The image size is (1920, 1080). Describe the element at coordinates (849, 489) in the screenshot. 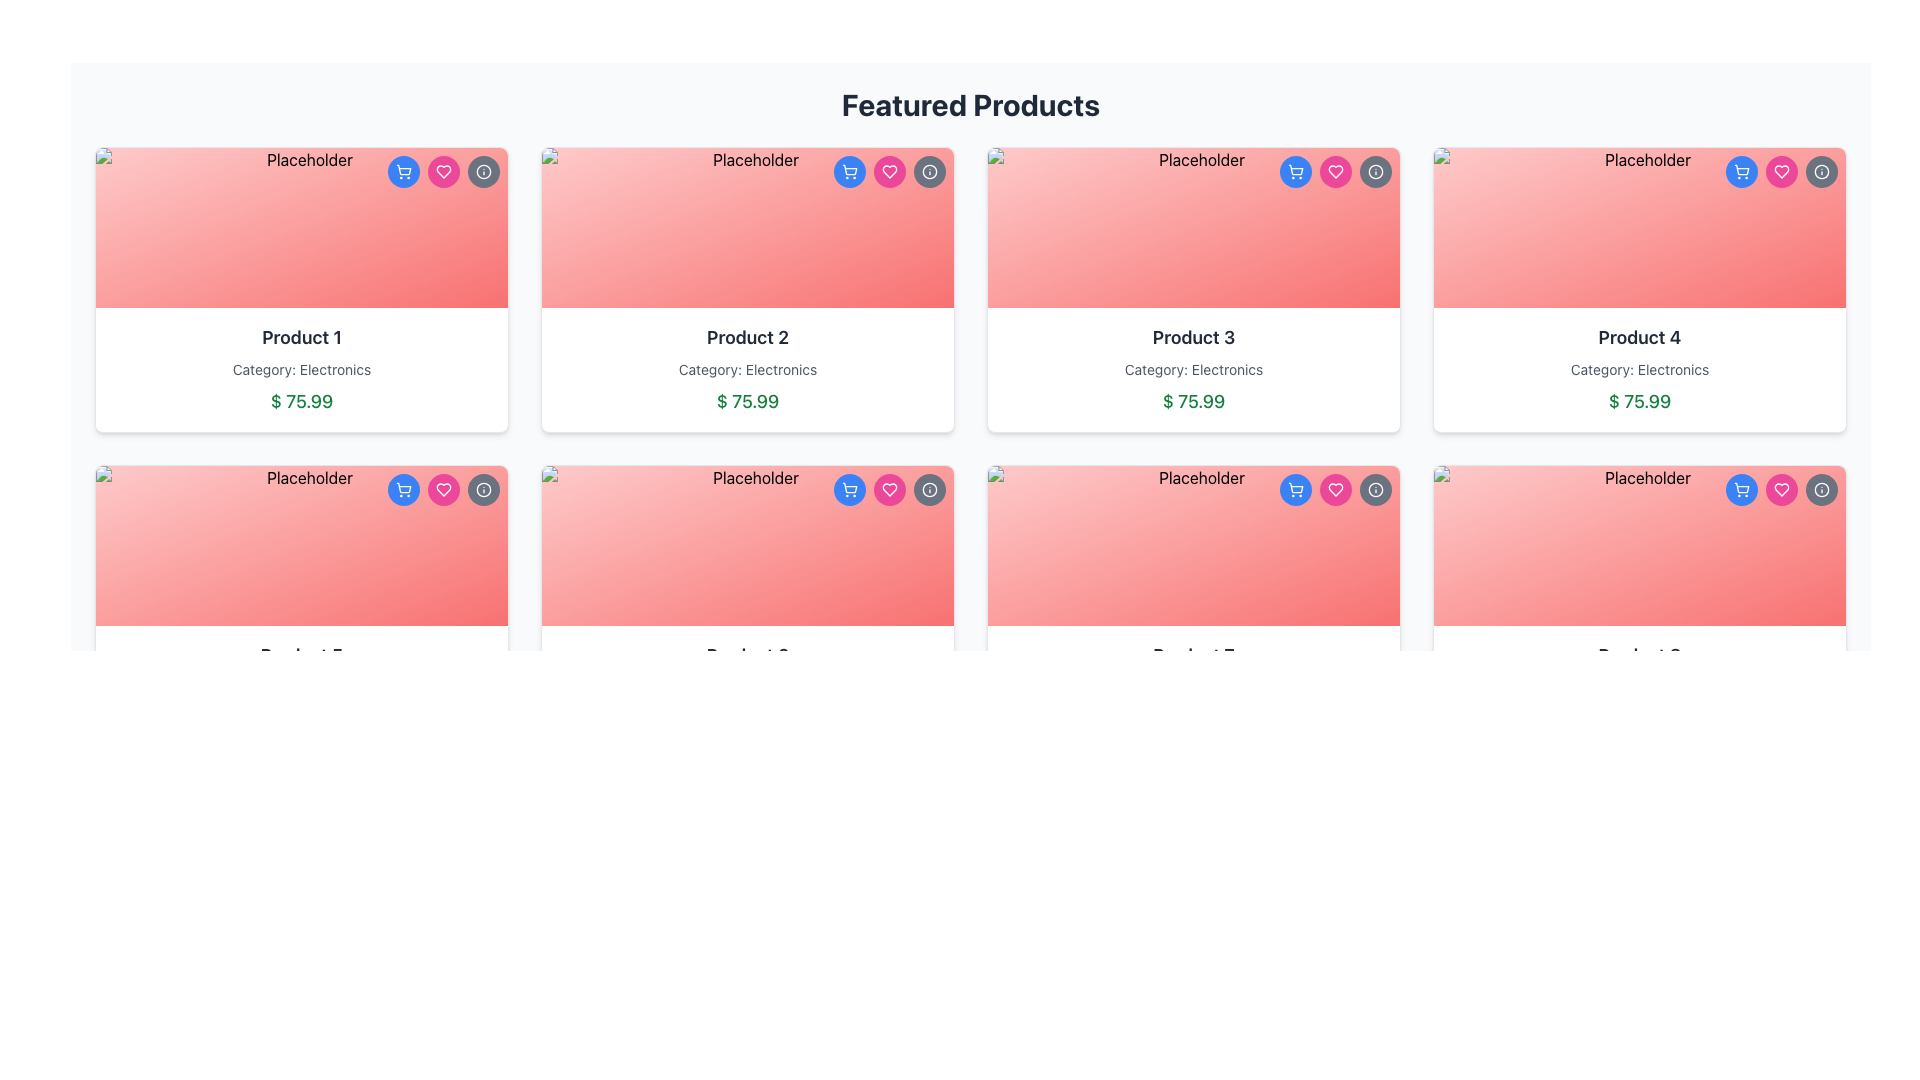

I see `the shopping cart button located in the top-right corner of the product card labeled 'Product 2'` at that location.